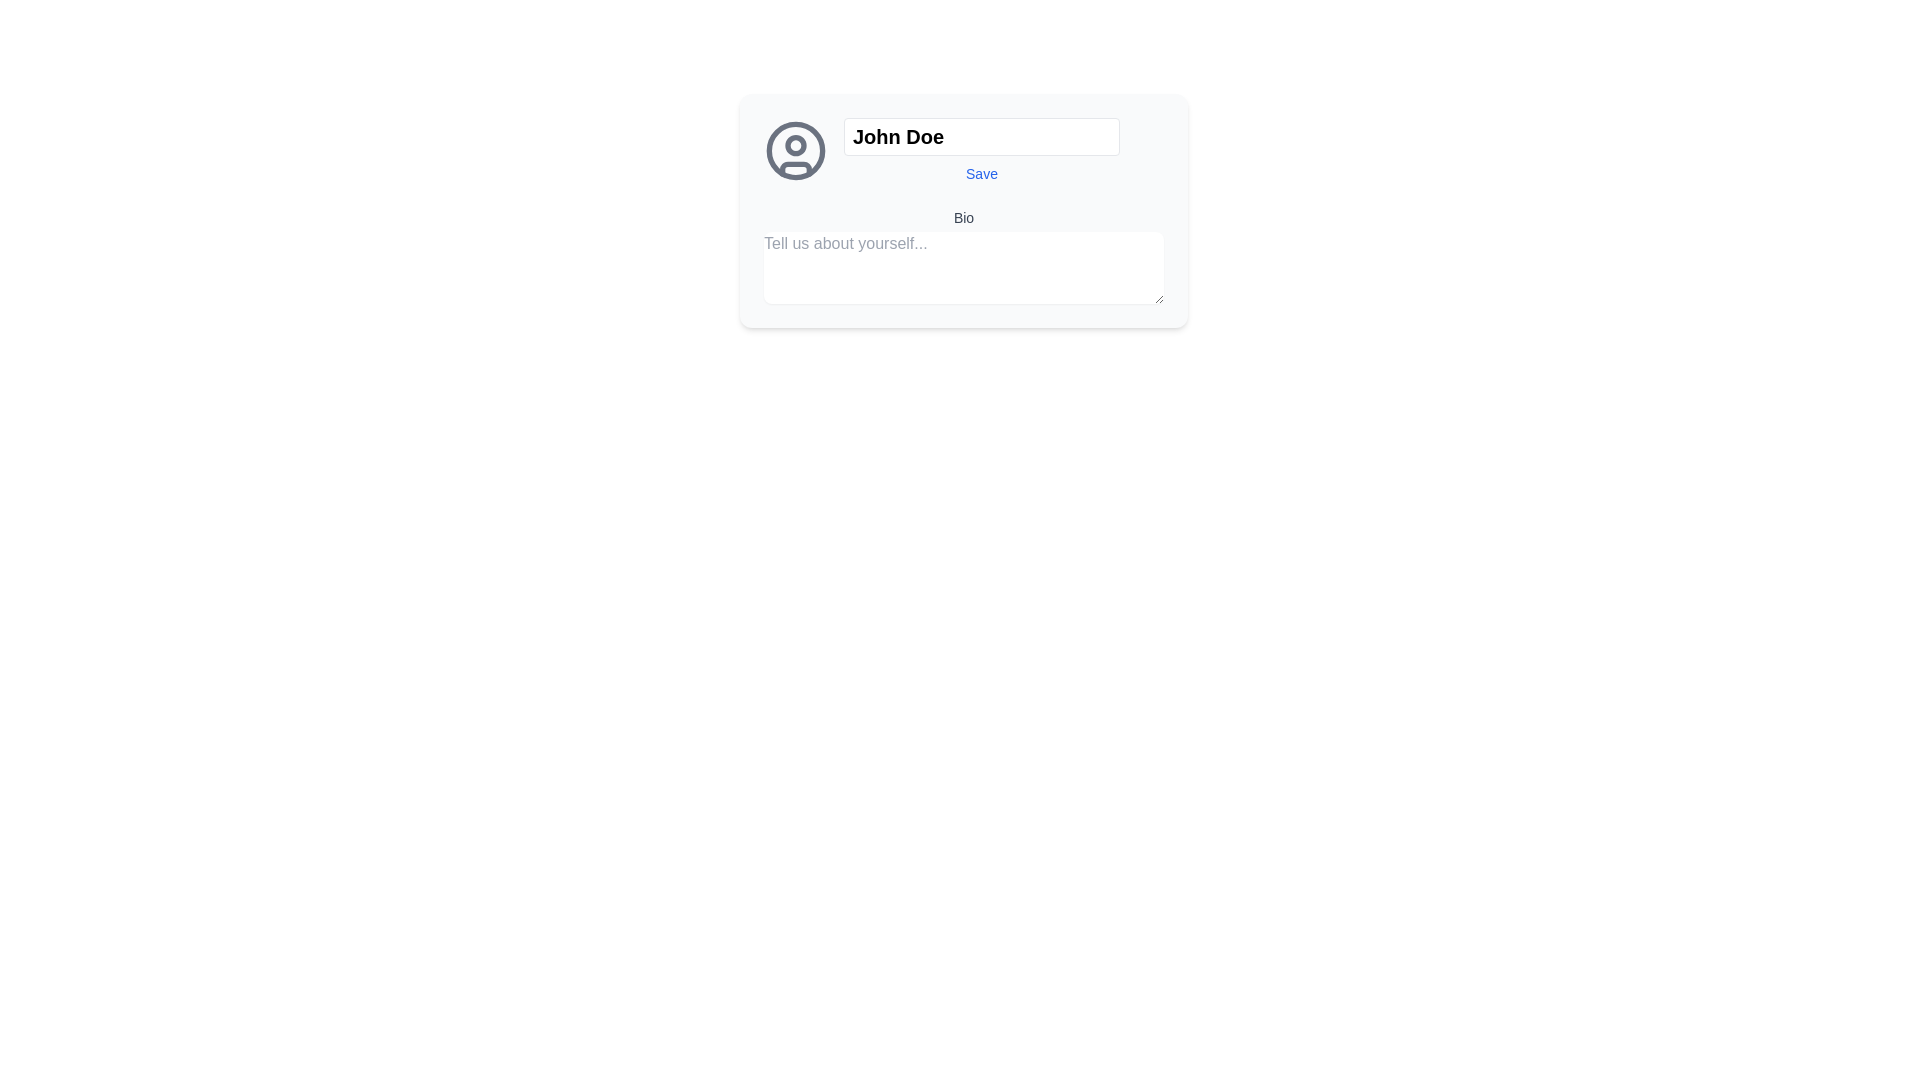  Describe the element at coordinates (964, 211) in the screenshot. I see `the Text Label that provides context for the multiline text input area, located below the 'Save' blue text link and above the multiline text input area` at that location.